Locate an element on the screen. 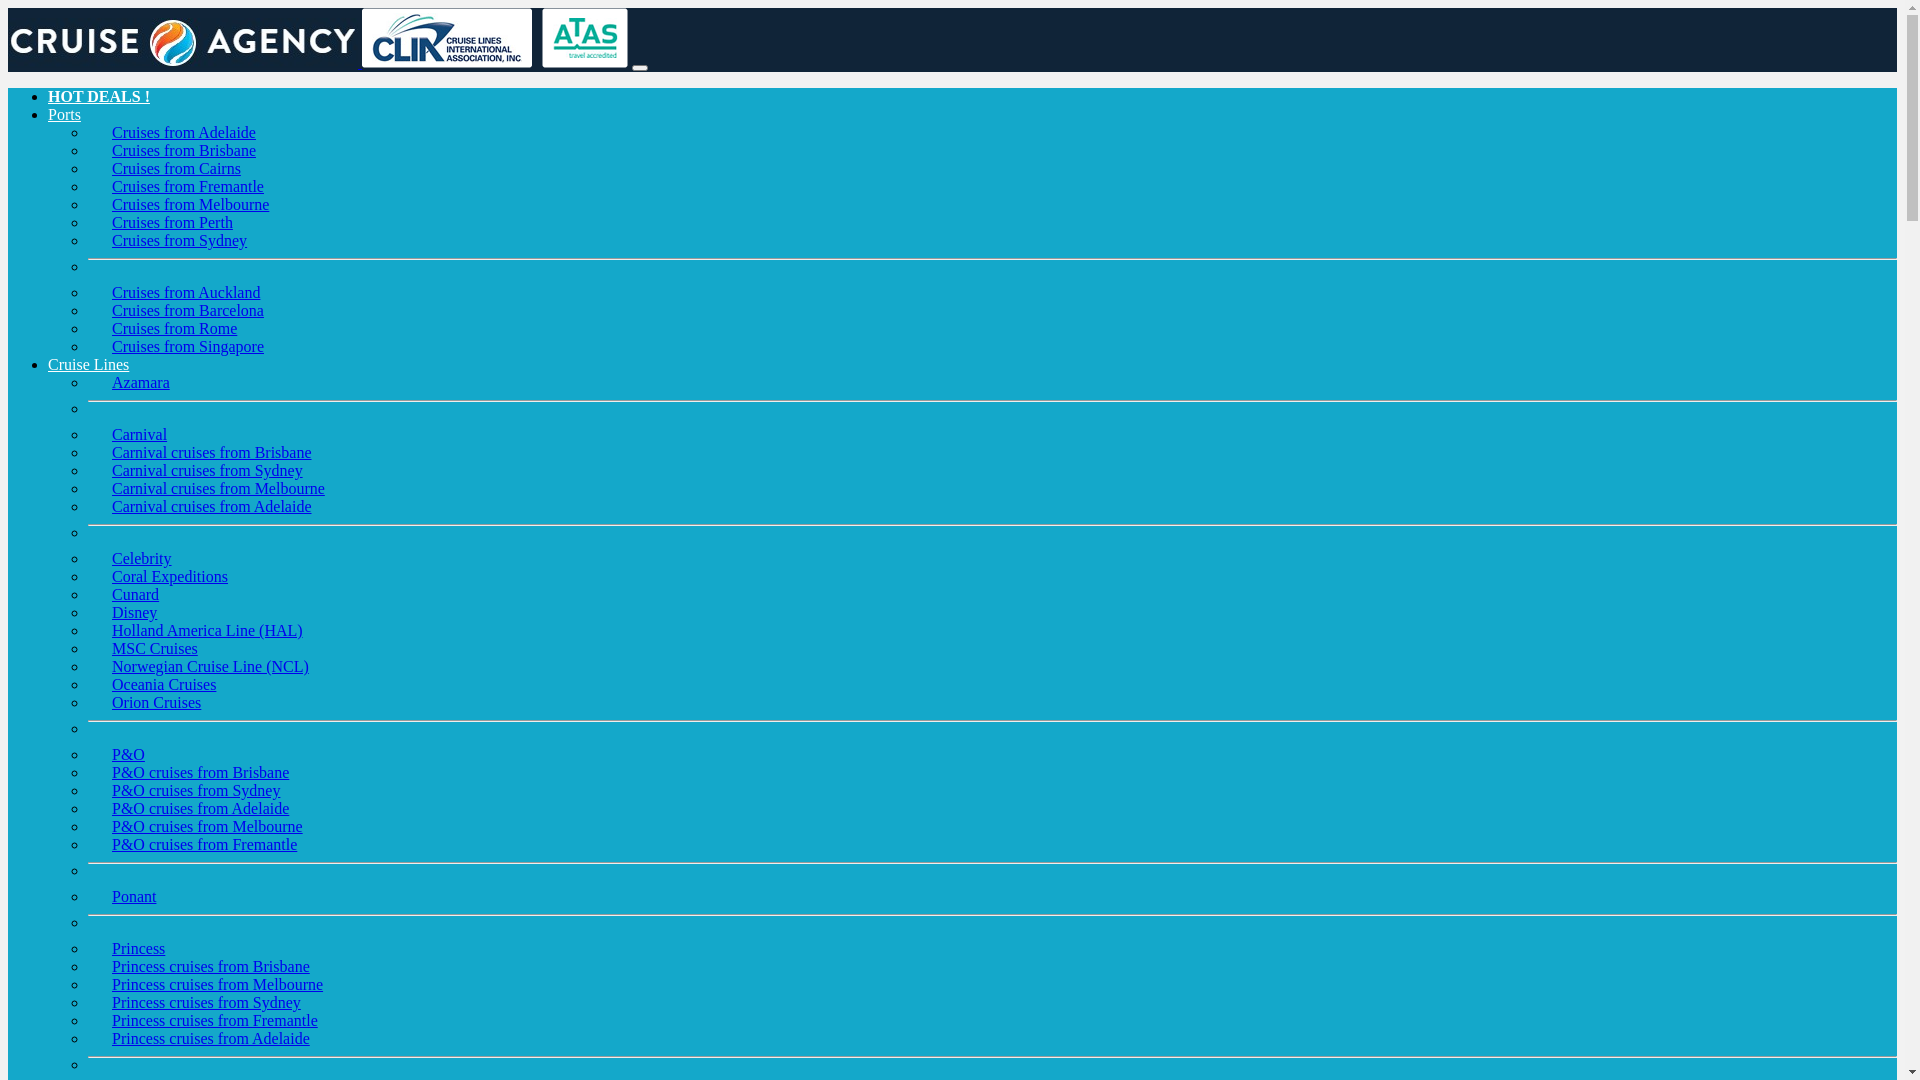 The height and width of the screenshot is (1080, 1920). 'Carnival cruises from Brisbane' is located at coordinates (211, 452).